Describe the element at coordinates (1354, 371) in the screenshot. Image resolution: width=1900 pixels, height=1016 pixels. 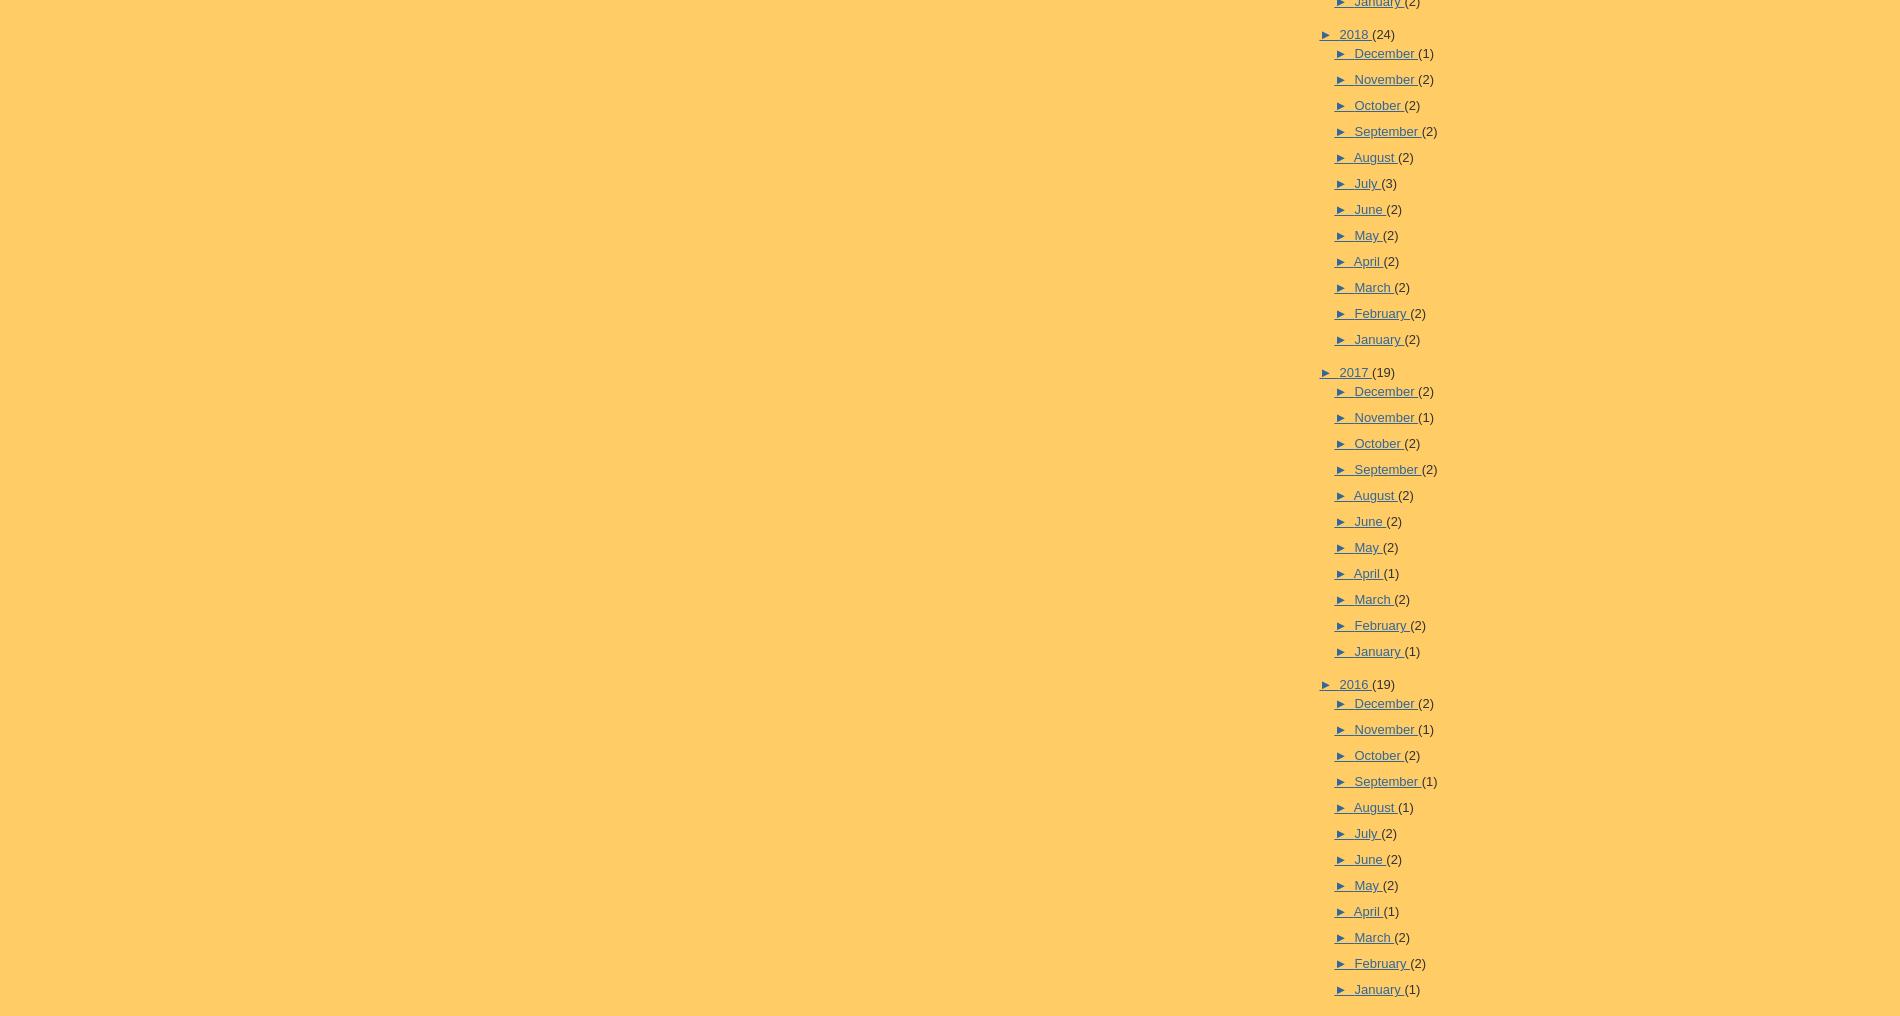
I see `'2017'` at that location.